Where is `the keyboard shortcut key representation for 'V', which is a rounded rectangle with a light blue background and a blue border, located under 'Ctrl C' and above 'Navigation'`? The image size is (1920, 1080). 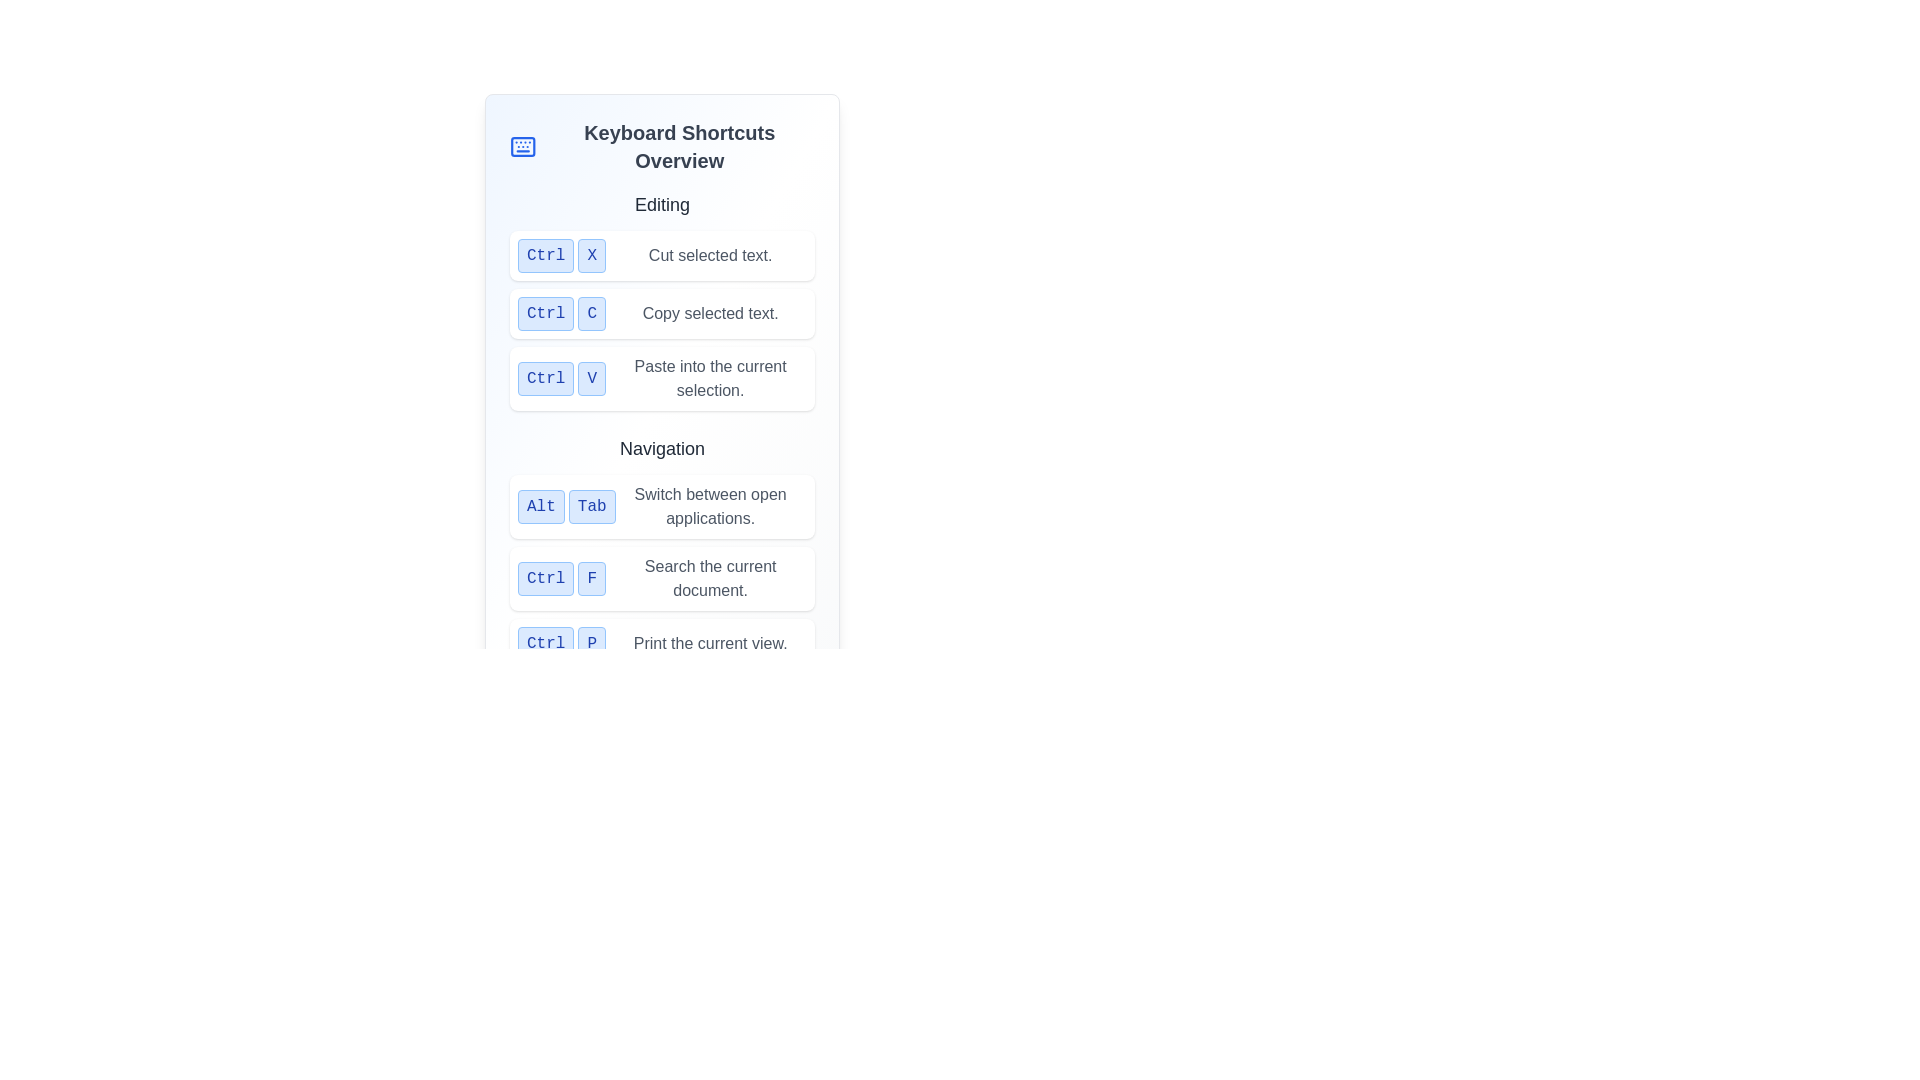 the keyboard shortcut key representation for 'V', which is a rounded rectangle with a light blue background and a blue border, located under 'Ctrl C' and above 'Navigation' is located at coordinates (591, 378).